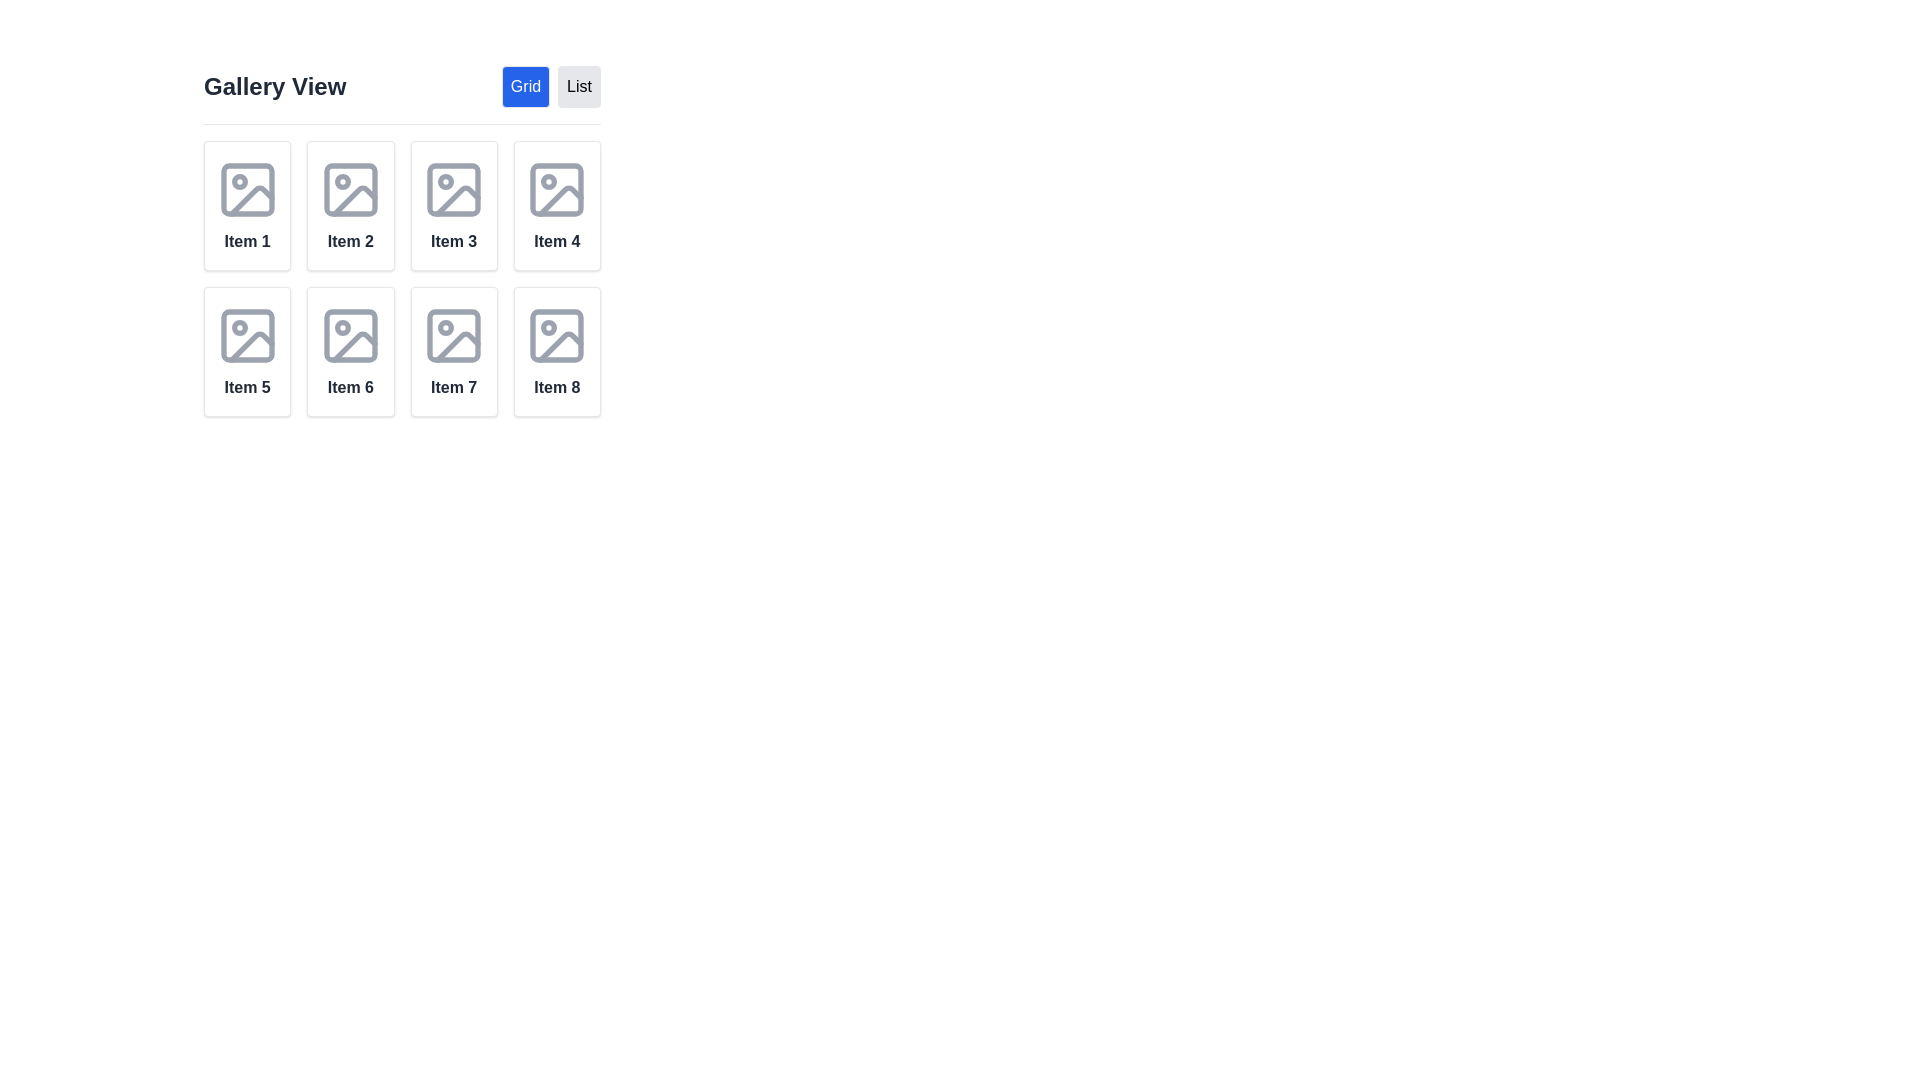 The image size is (1920, 1080). I want to click on the decorative rectangle within the image representation of 'Item 7' in the grid layout, so click(453, 334).